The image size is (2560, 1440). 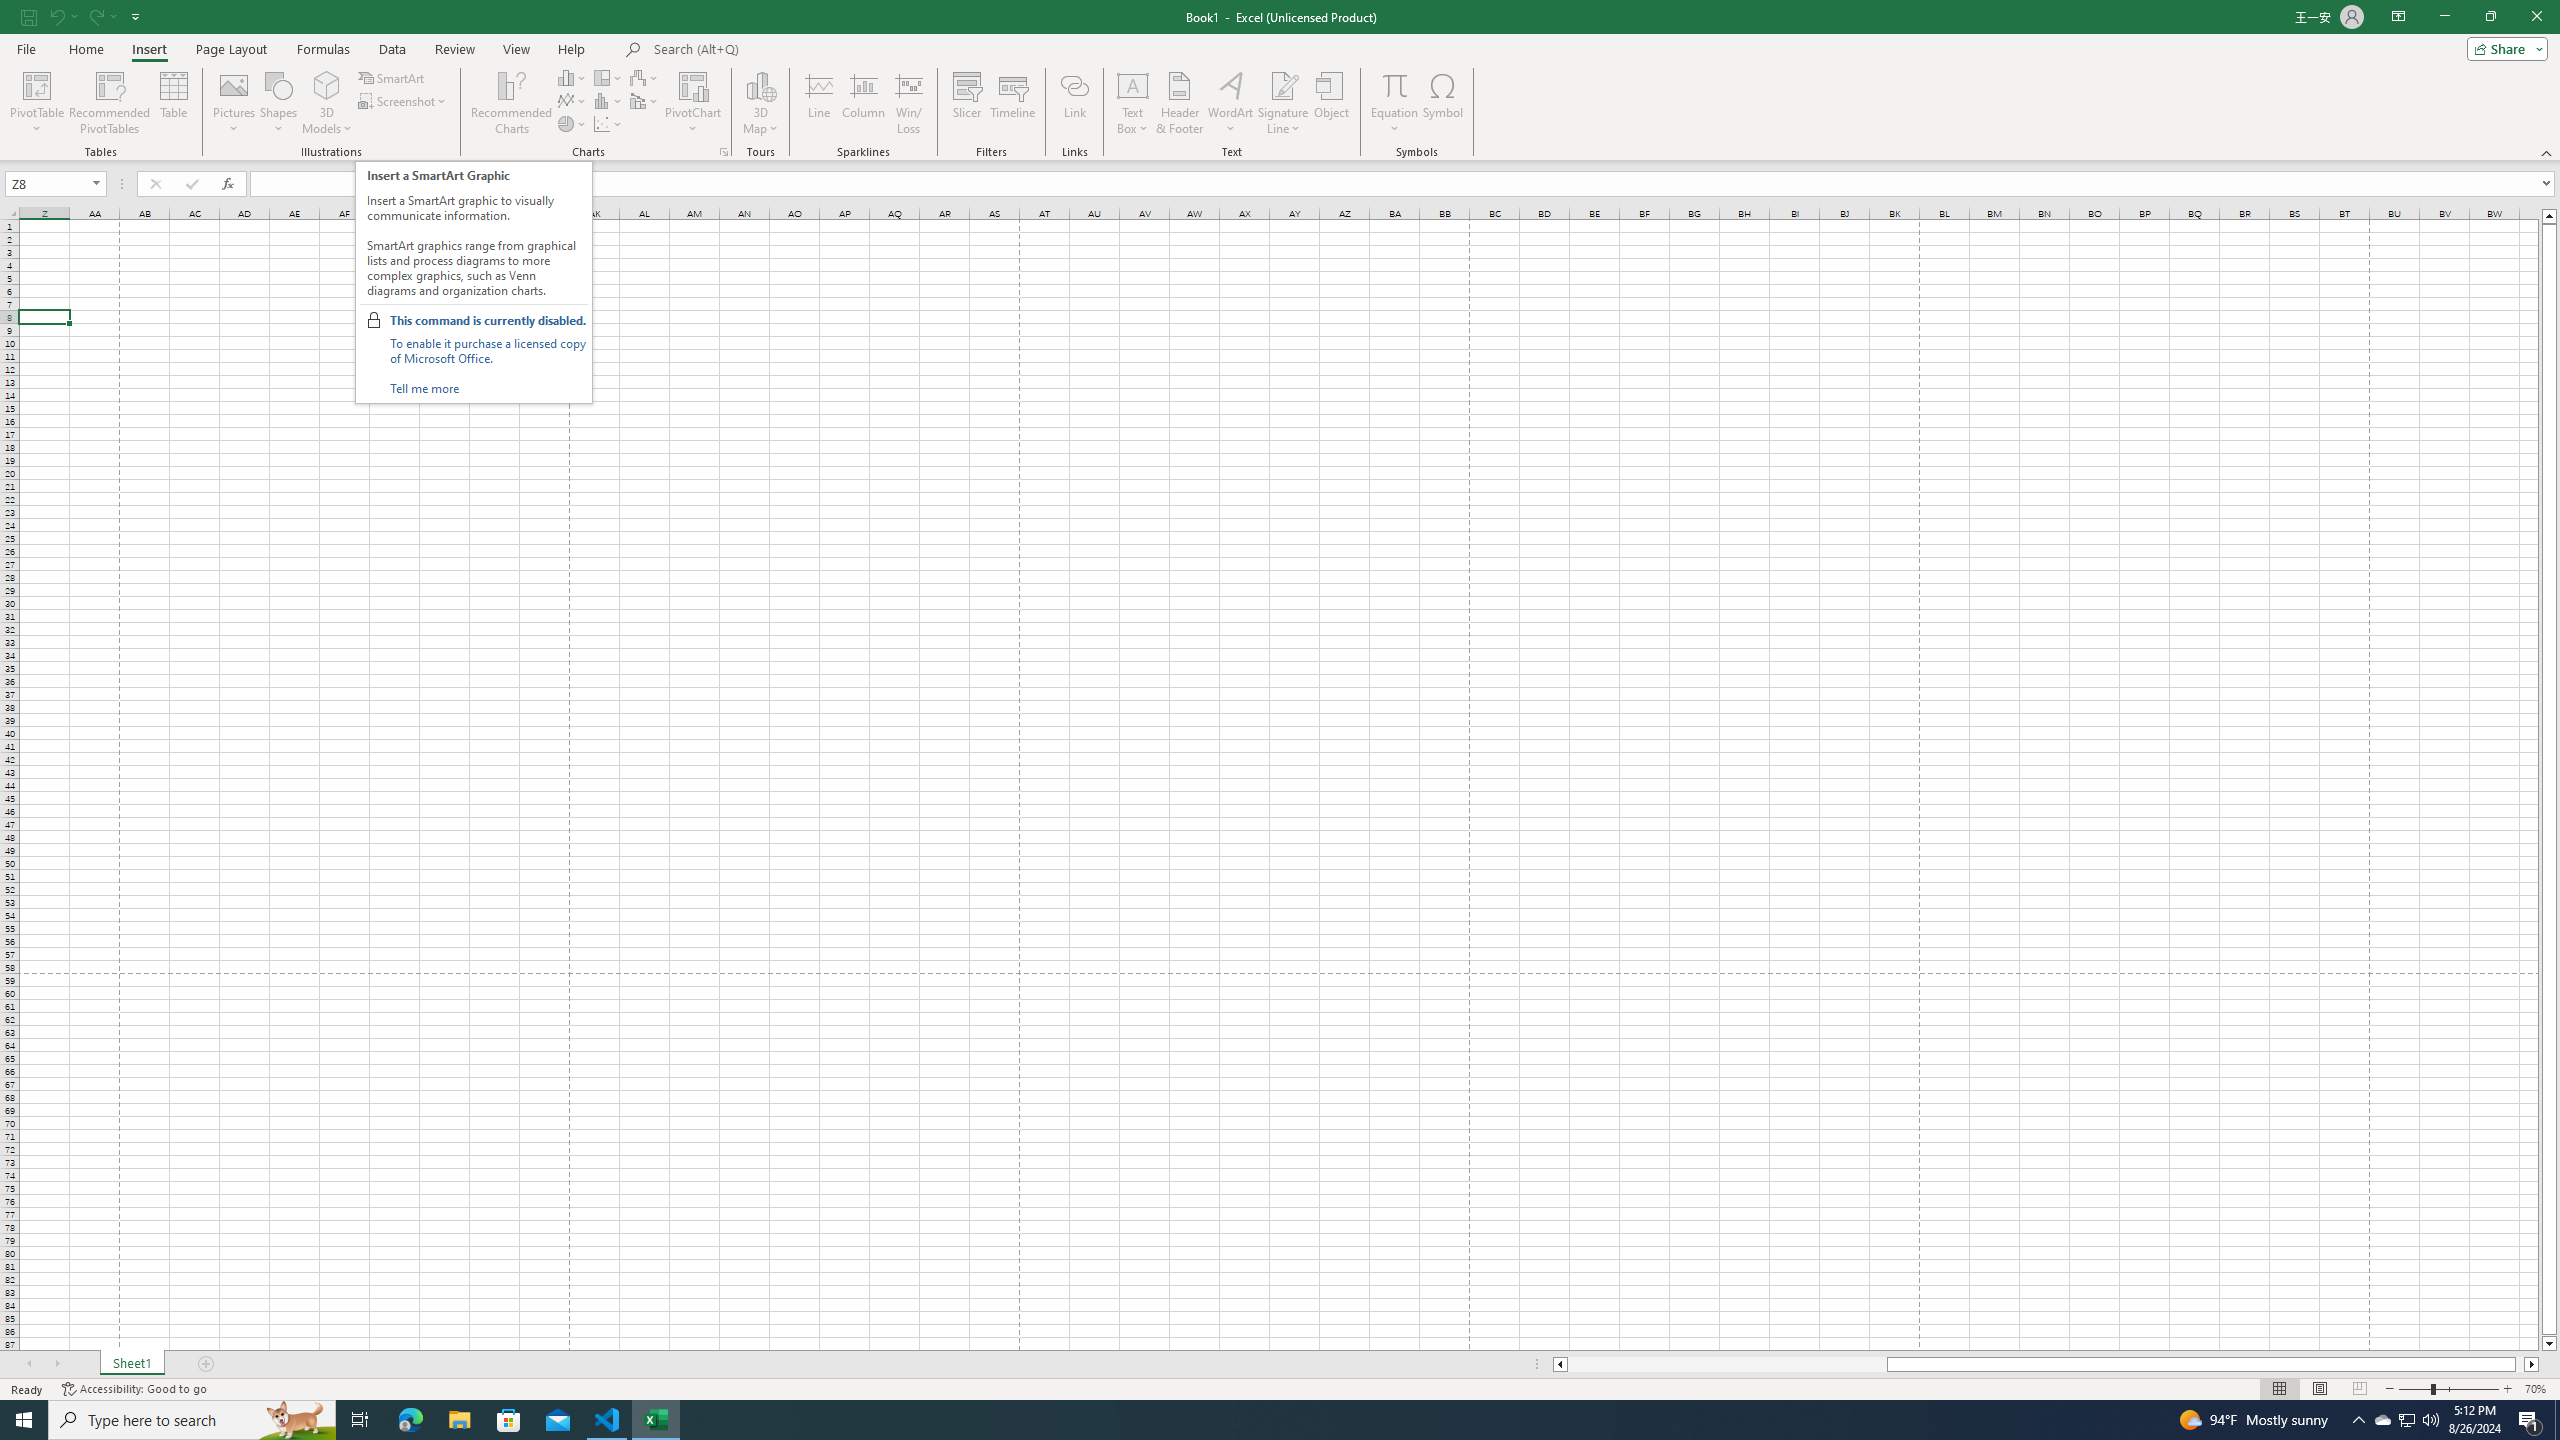 What do you see at coordinates (174, 103) in the screenshot?
I see `'Table'` at bounding box center [174, 103].